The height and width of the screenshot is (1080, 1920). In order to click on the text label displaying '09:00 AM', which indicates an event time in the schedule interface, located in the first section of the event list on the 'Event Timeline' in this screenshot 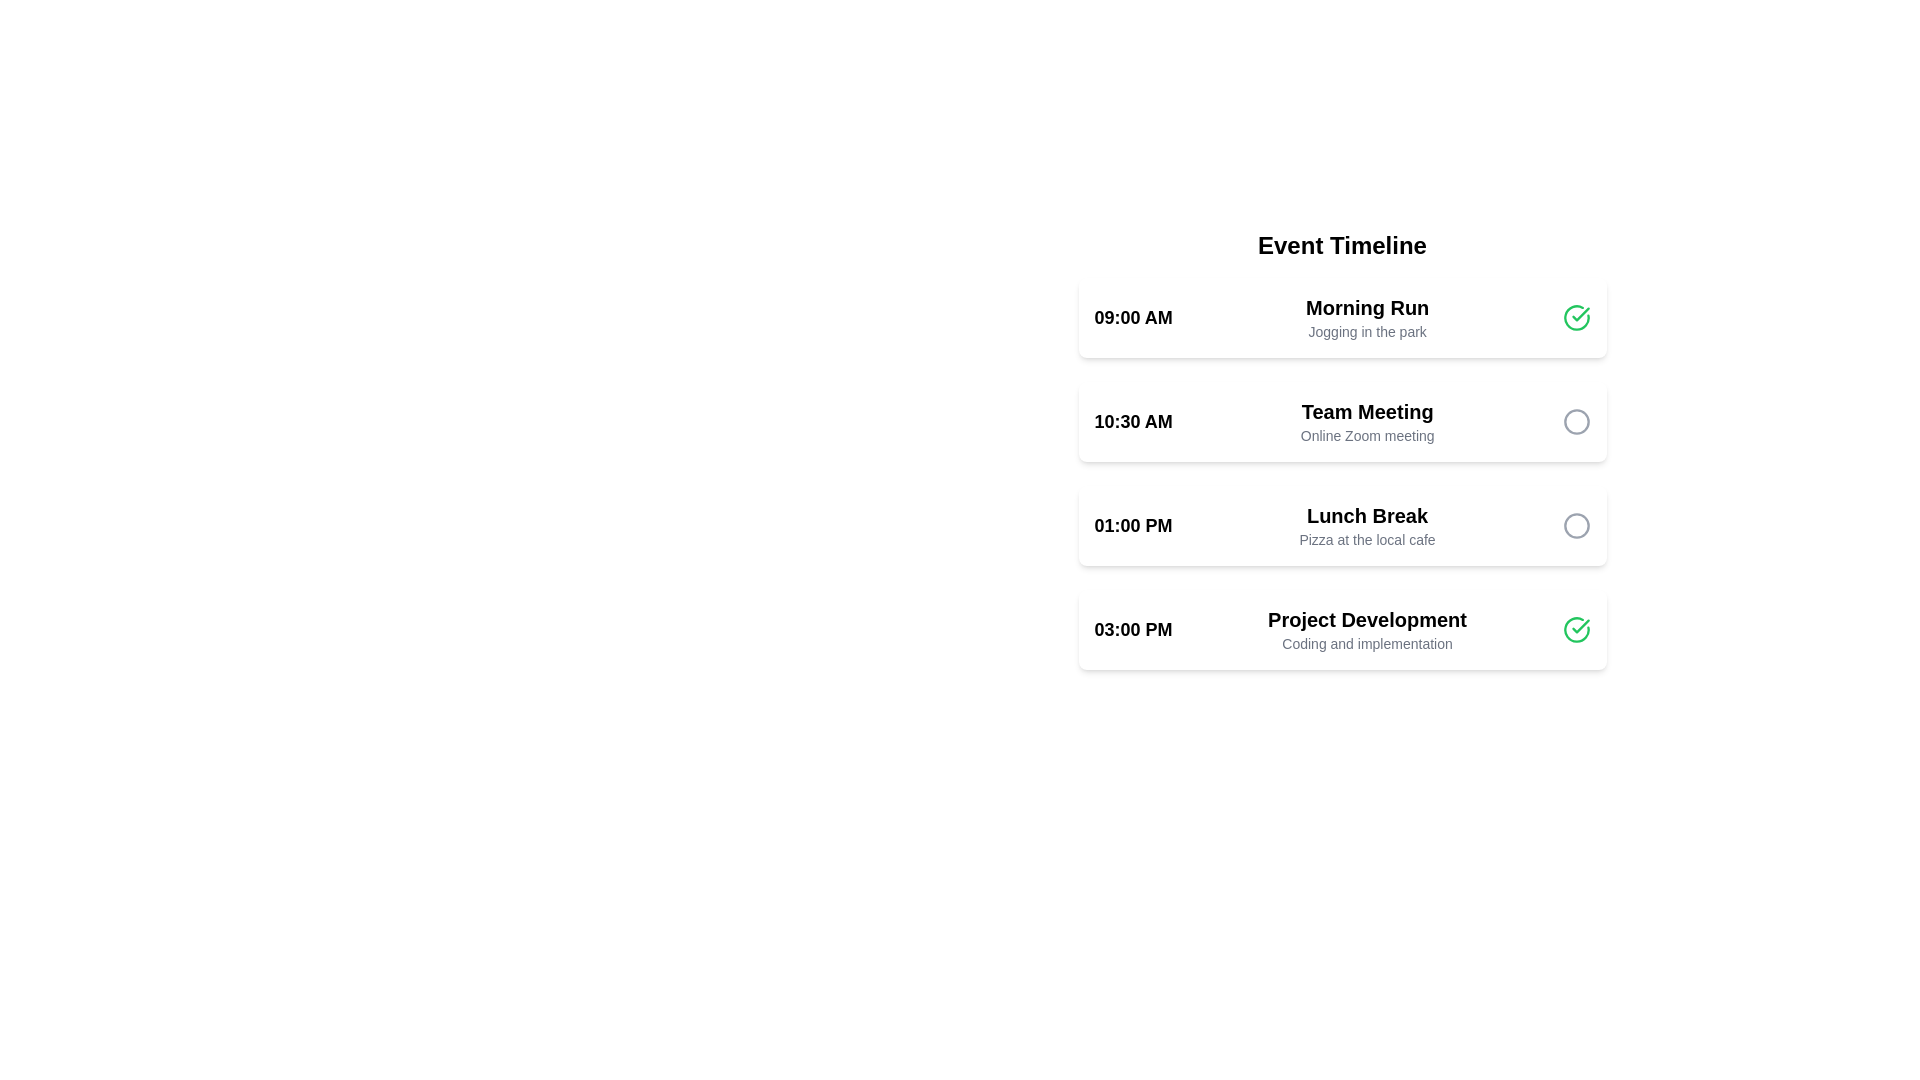, I will do `click(1133, 316)`.